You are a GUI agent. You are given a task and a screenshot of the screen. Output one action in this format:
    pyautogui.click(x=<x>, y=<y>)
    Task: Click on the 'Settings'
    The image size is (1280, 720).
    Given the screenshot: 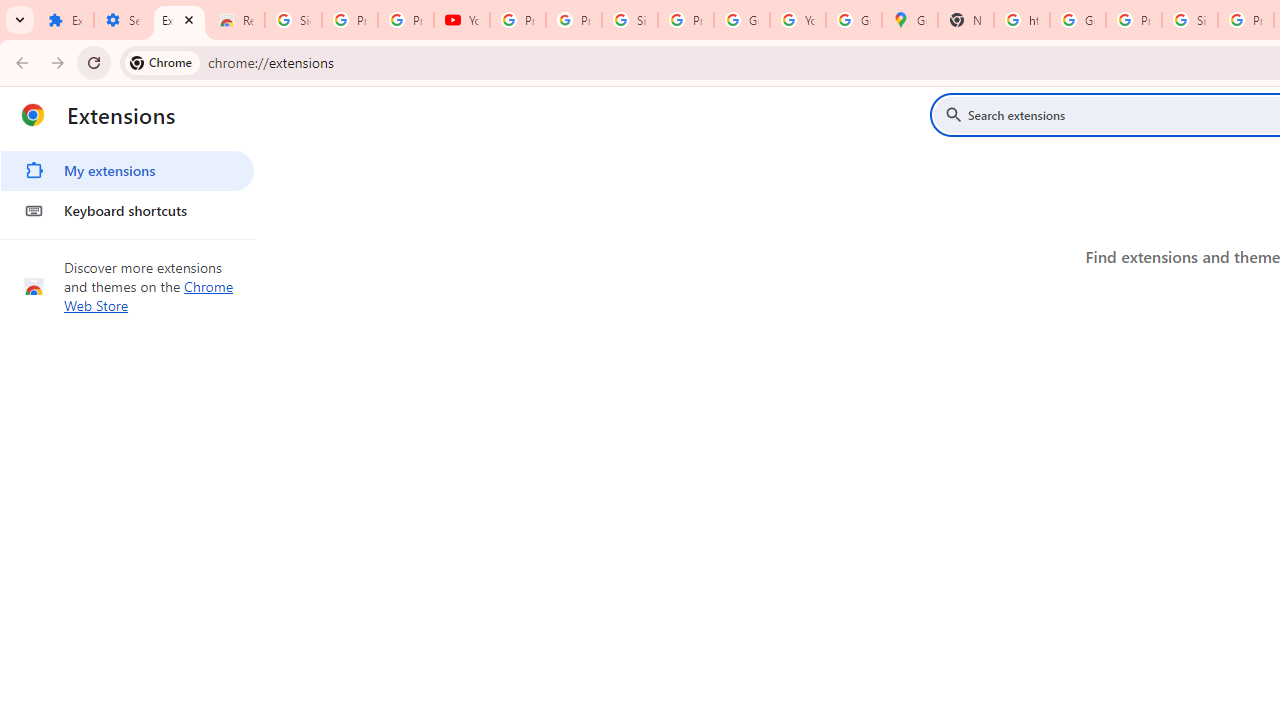 What is the action you would take?
    pyautogui.click(x=121, y=20)
    